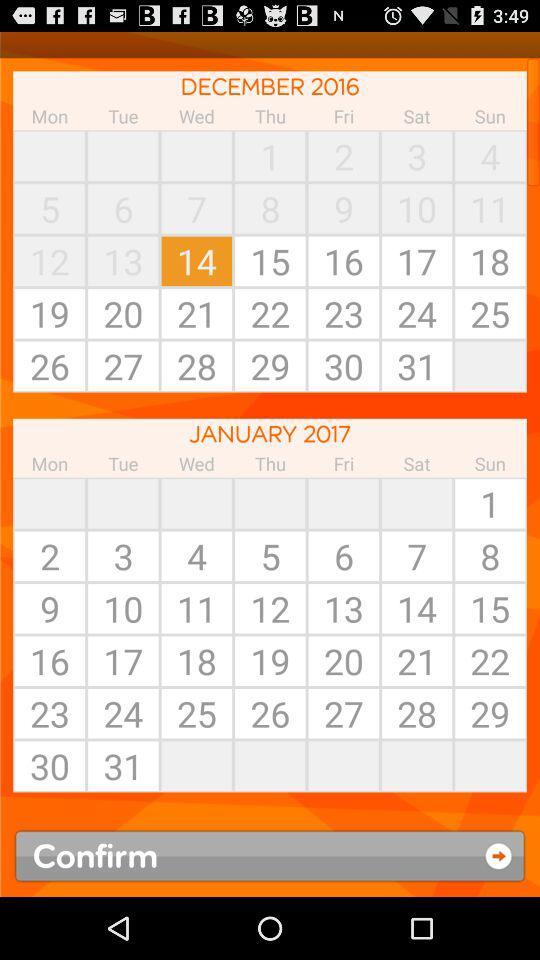 The width and height of the screenshot is (540, 960). Describe the element at coordinates (196, 765) in the screenshot. I see `app to the left of the 26 icon` at that location.